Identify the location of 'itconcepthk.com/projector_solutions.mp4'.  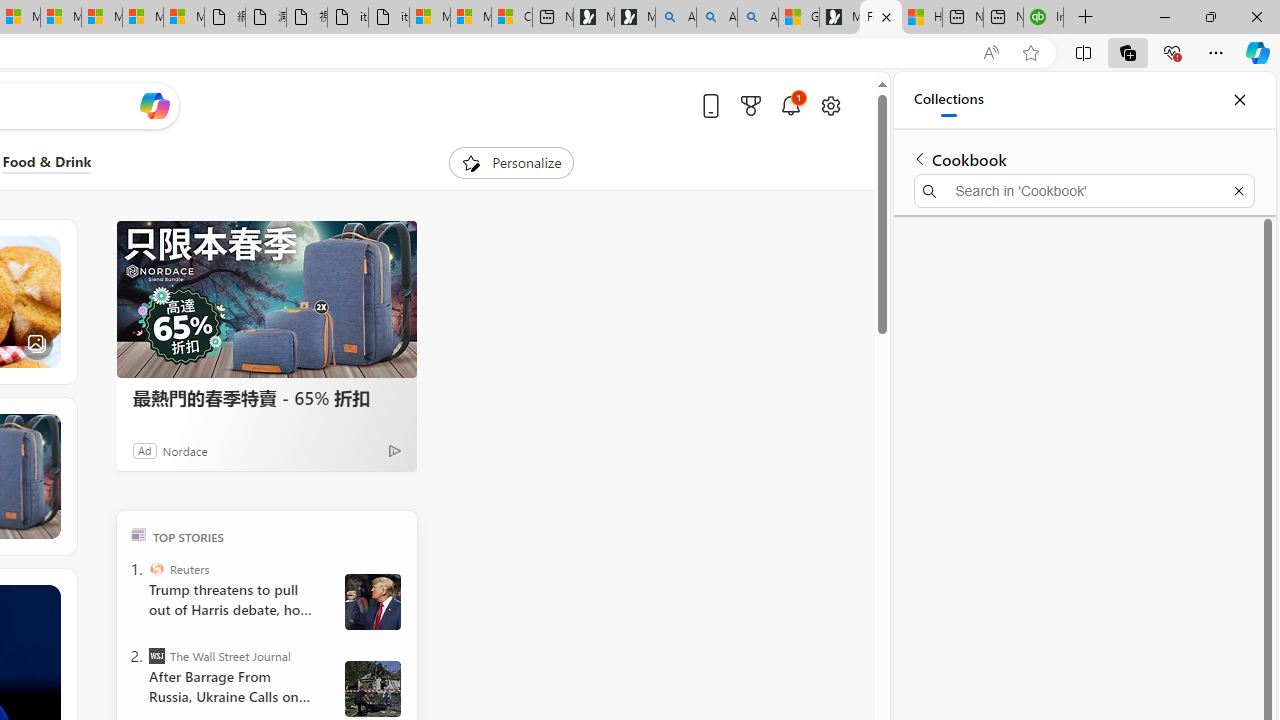
(389, 17).